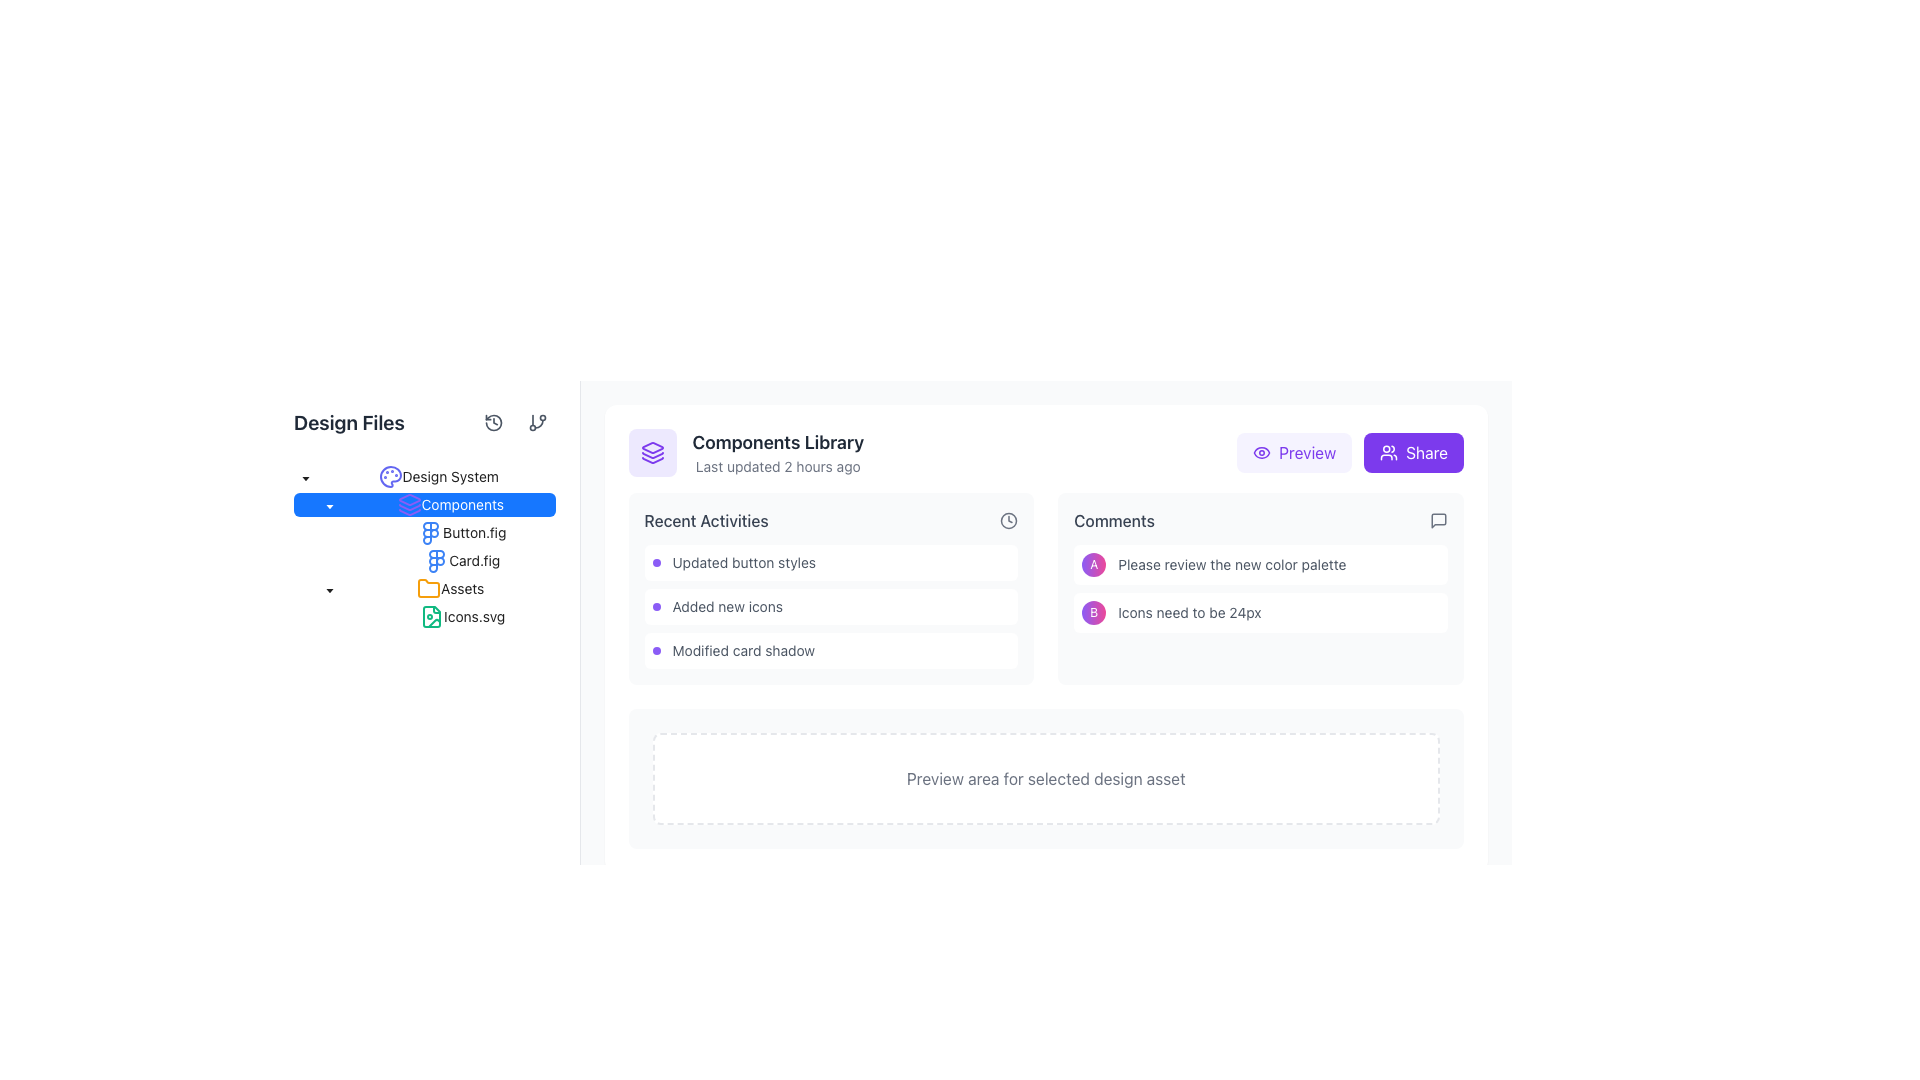  Describe the element at coordinates (493, 422) in the screenshot. I see `the circular 'history' or 'reset' icon with a counterclockwise arrow enclosing a clock hand` at that location.